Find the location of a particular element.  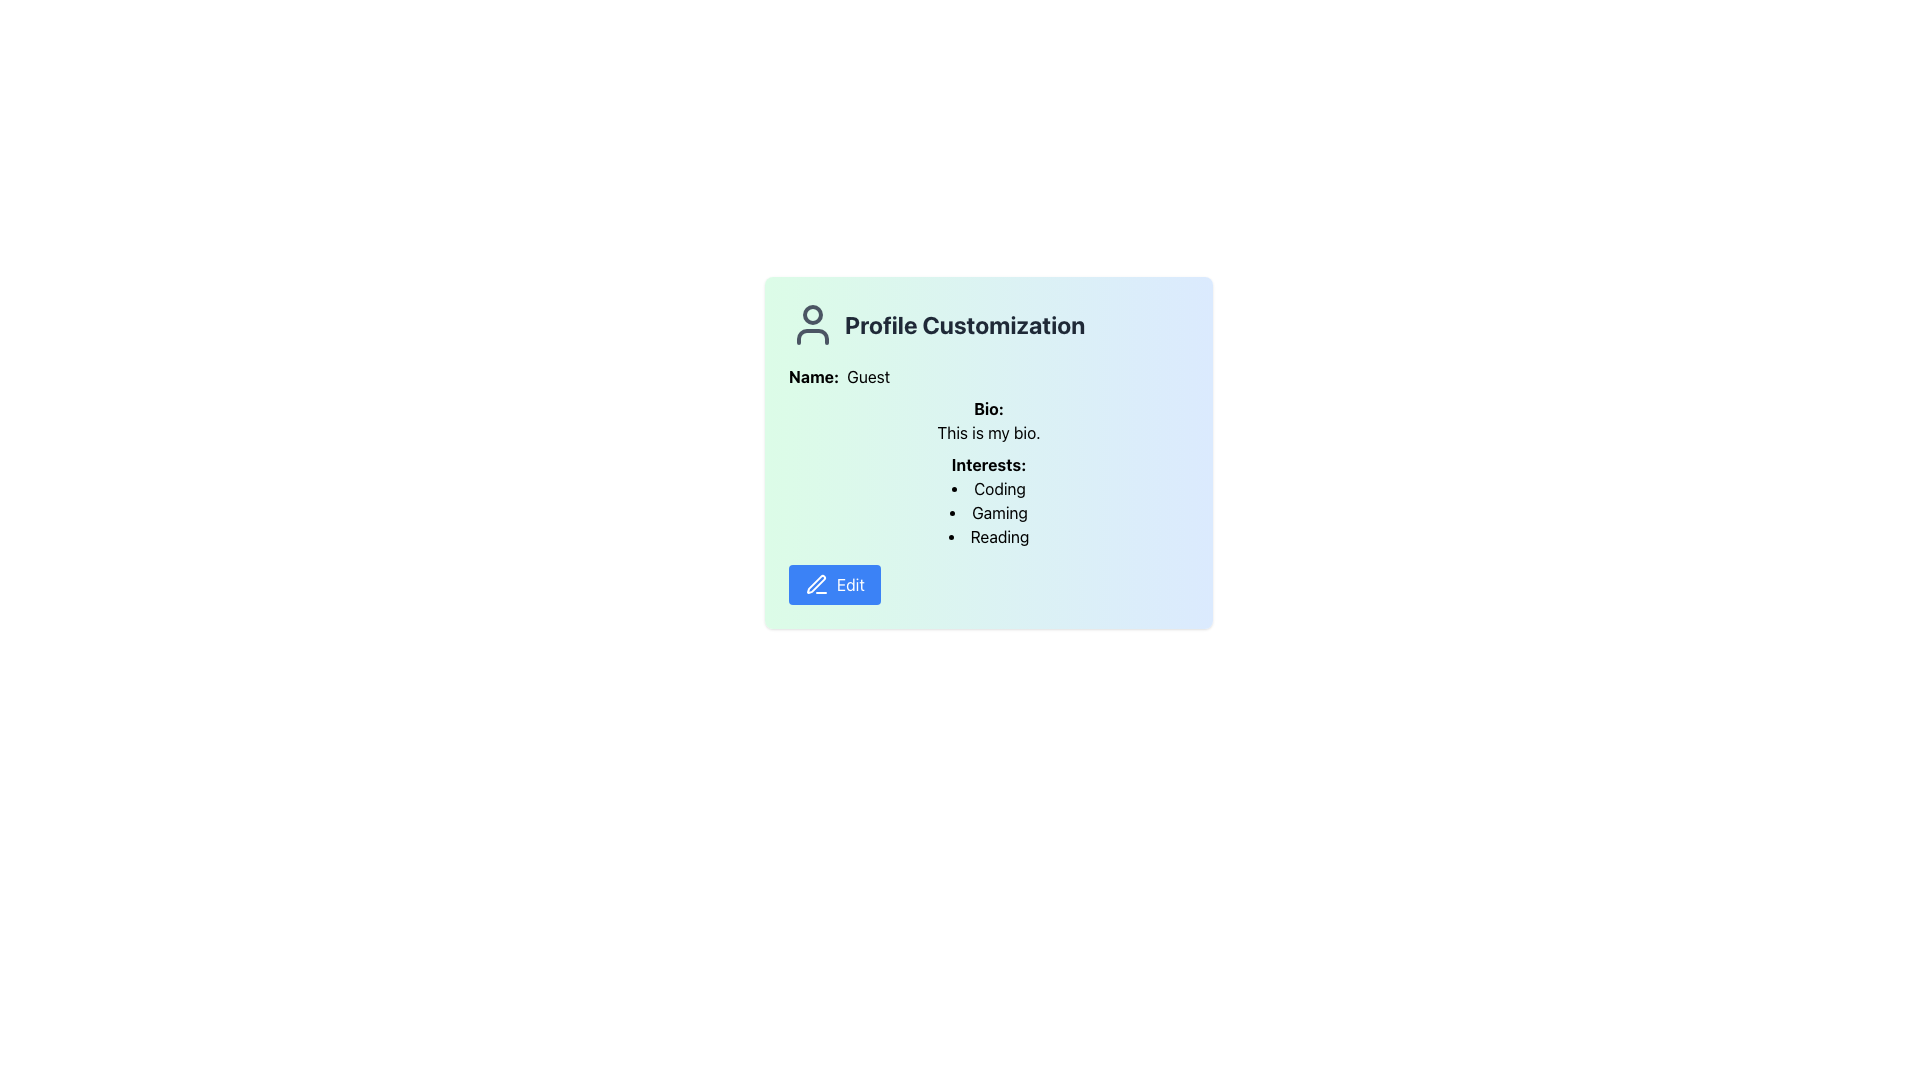

the non-interactive text element displaying 'Guest', which is positioned to the right of the 'Name:' label within the user customization panel is located at coordinates (868, 377).